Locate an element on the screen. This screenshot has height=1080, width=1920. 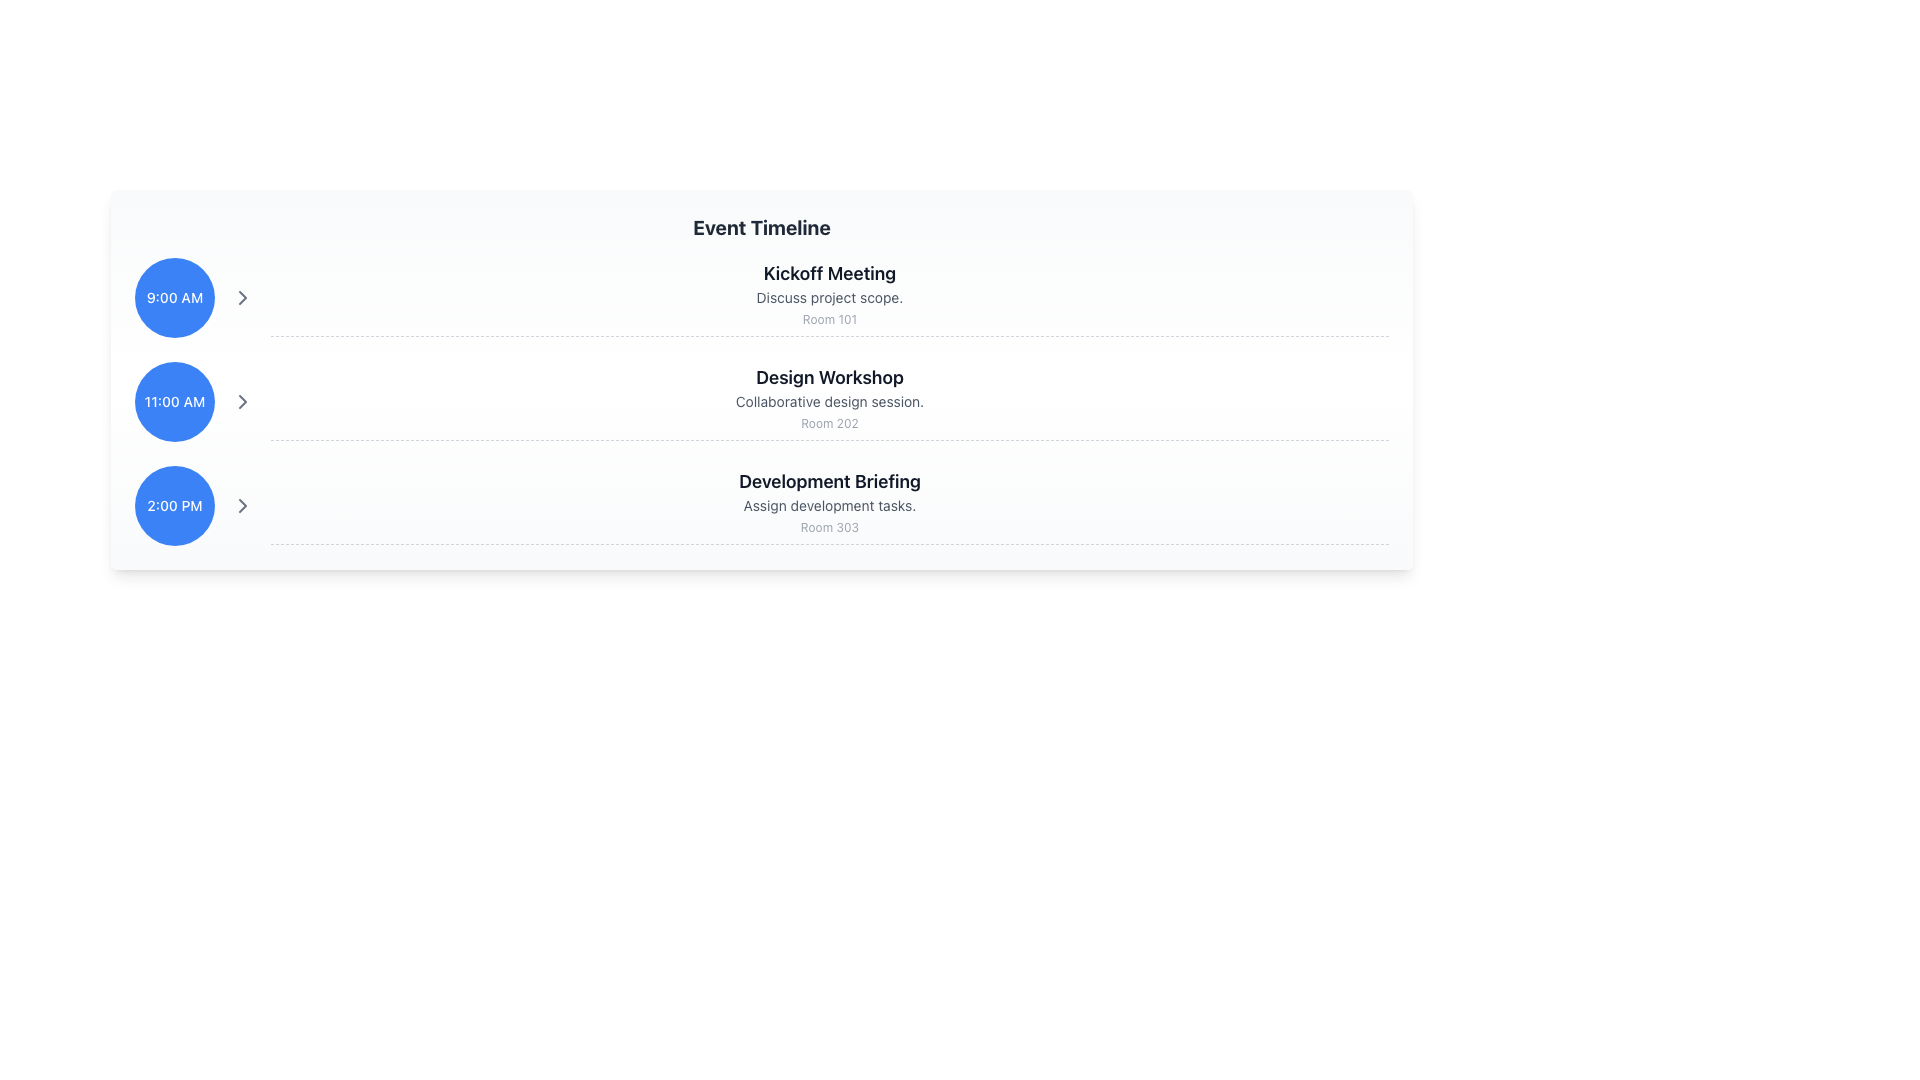
the third list item representing a scheduled event in the timeline is located at coordinates (761, 504).